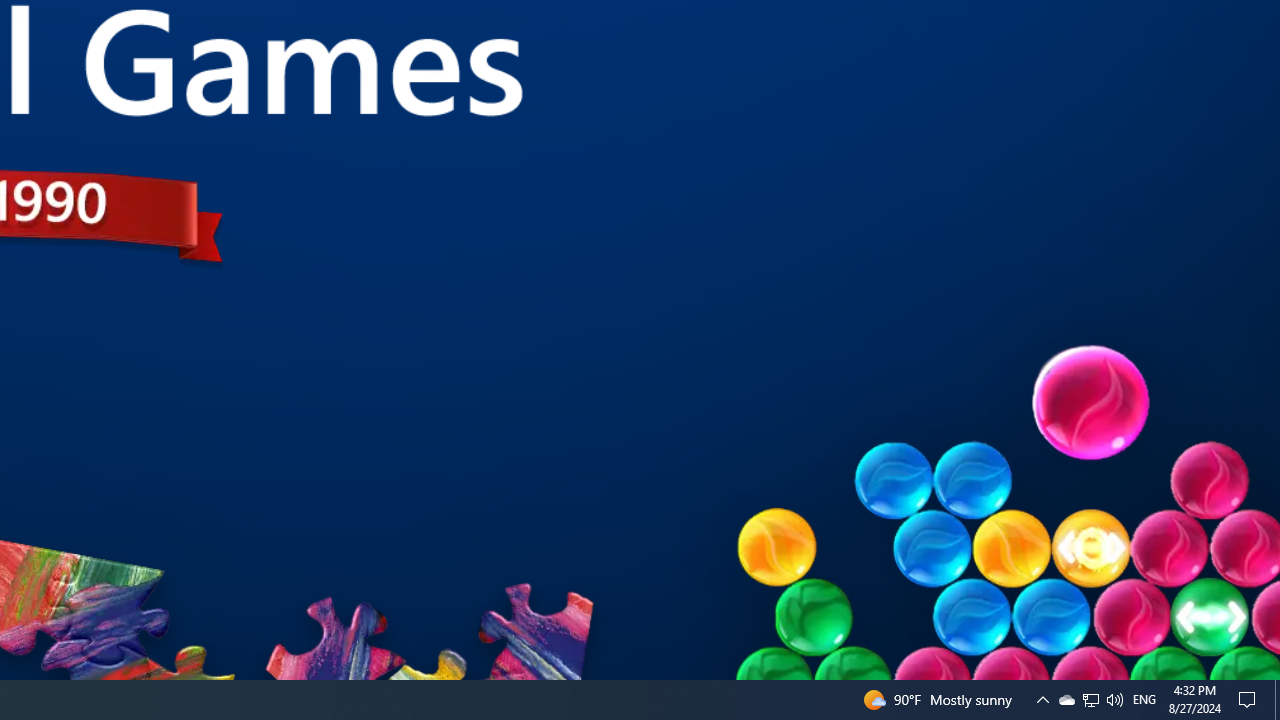 The image size is (1280, 720). Describe the element at coordinates (1250, 698) in the screenshot. I see `'Action Center, No new notifications'` at that location.